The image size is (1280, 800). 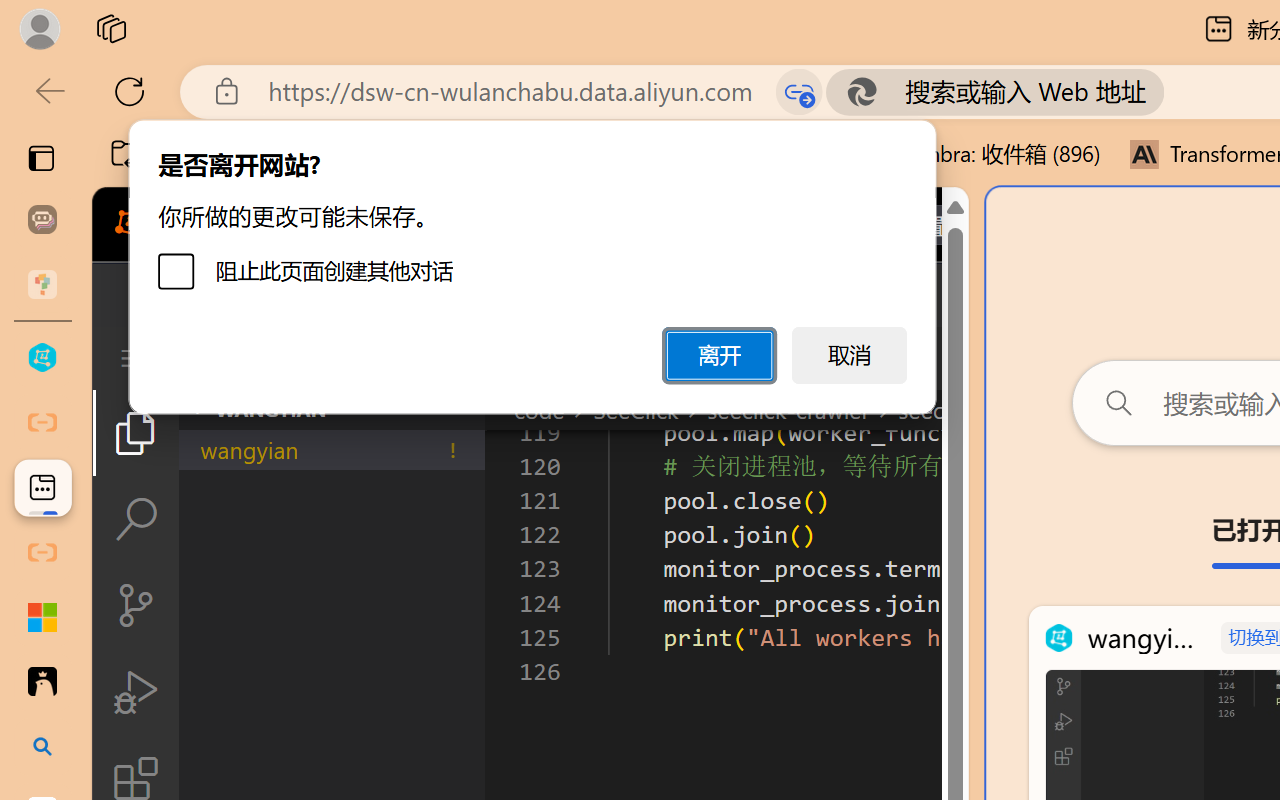 What do you see at coordinates (42, 617) in the screenshot?
I see `'Adjust indents and spacing - Microsoft Support'` at bounding box center [42, 617].